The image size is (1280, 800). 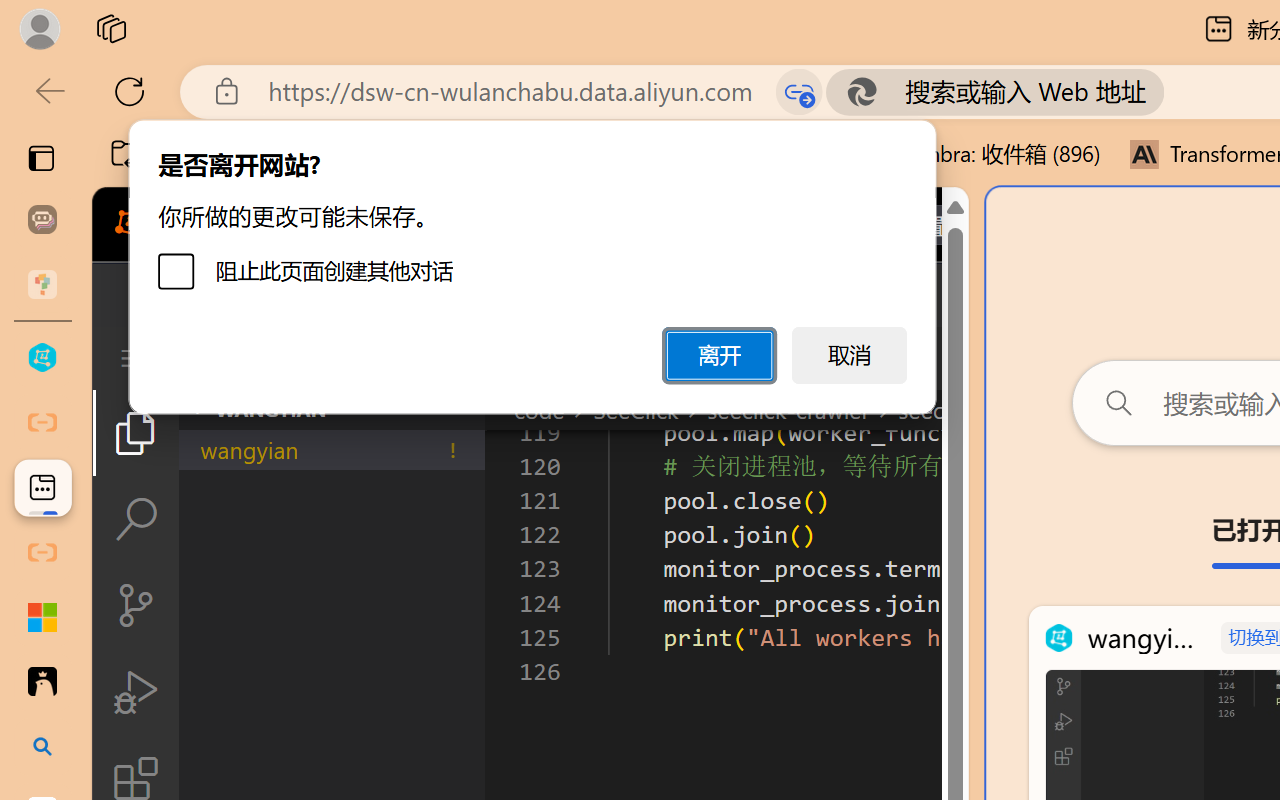 What do you see at coordinates (42, 617) in the screenshot?
I see `'Adjust indents and spacing - Microsoft Support'` at bounding box center [42, 617].